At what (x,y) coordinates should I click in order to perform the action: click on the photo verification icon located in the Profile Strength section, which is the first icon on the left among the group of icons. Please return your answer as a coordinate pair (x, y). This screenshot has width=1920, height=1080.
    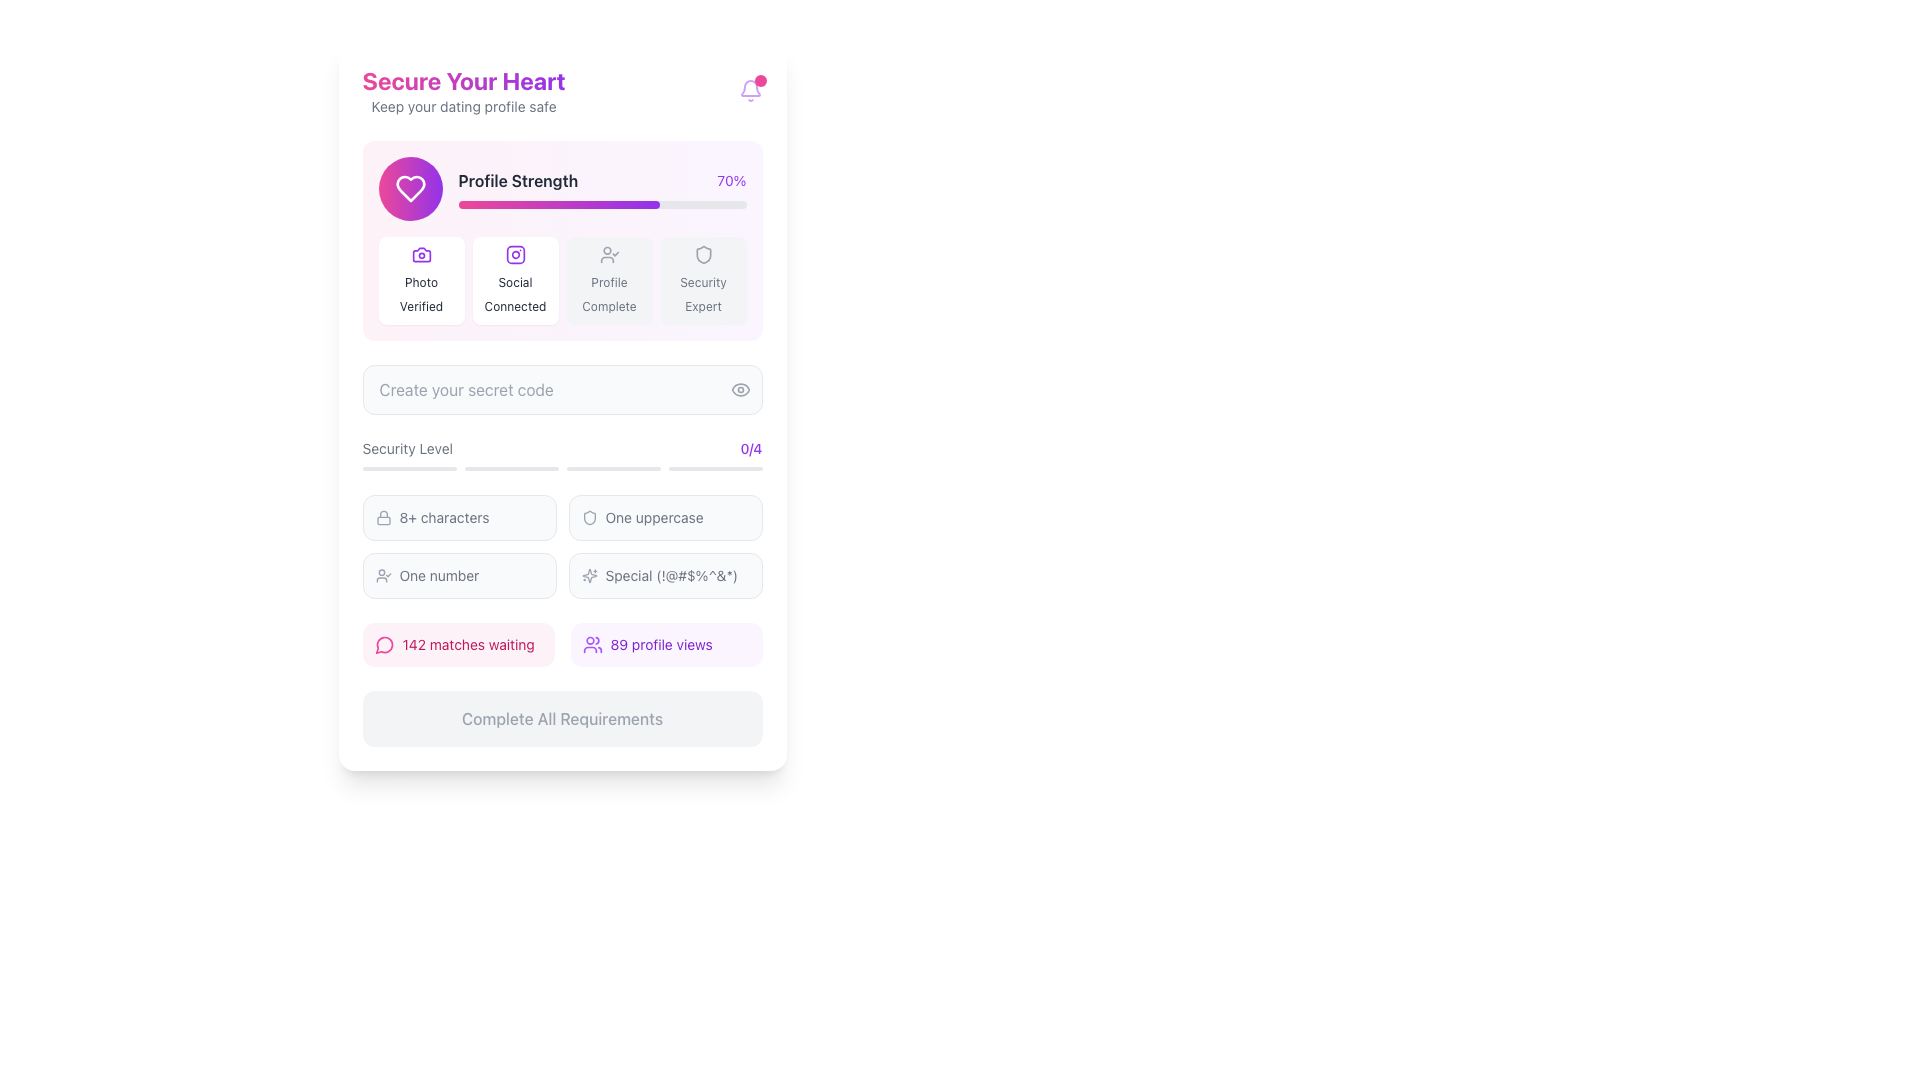
    Looking at the image, I should click on (420, 253).